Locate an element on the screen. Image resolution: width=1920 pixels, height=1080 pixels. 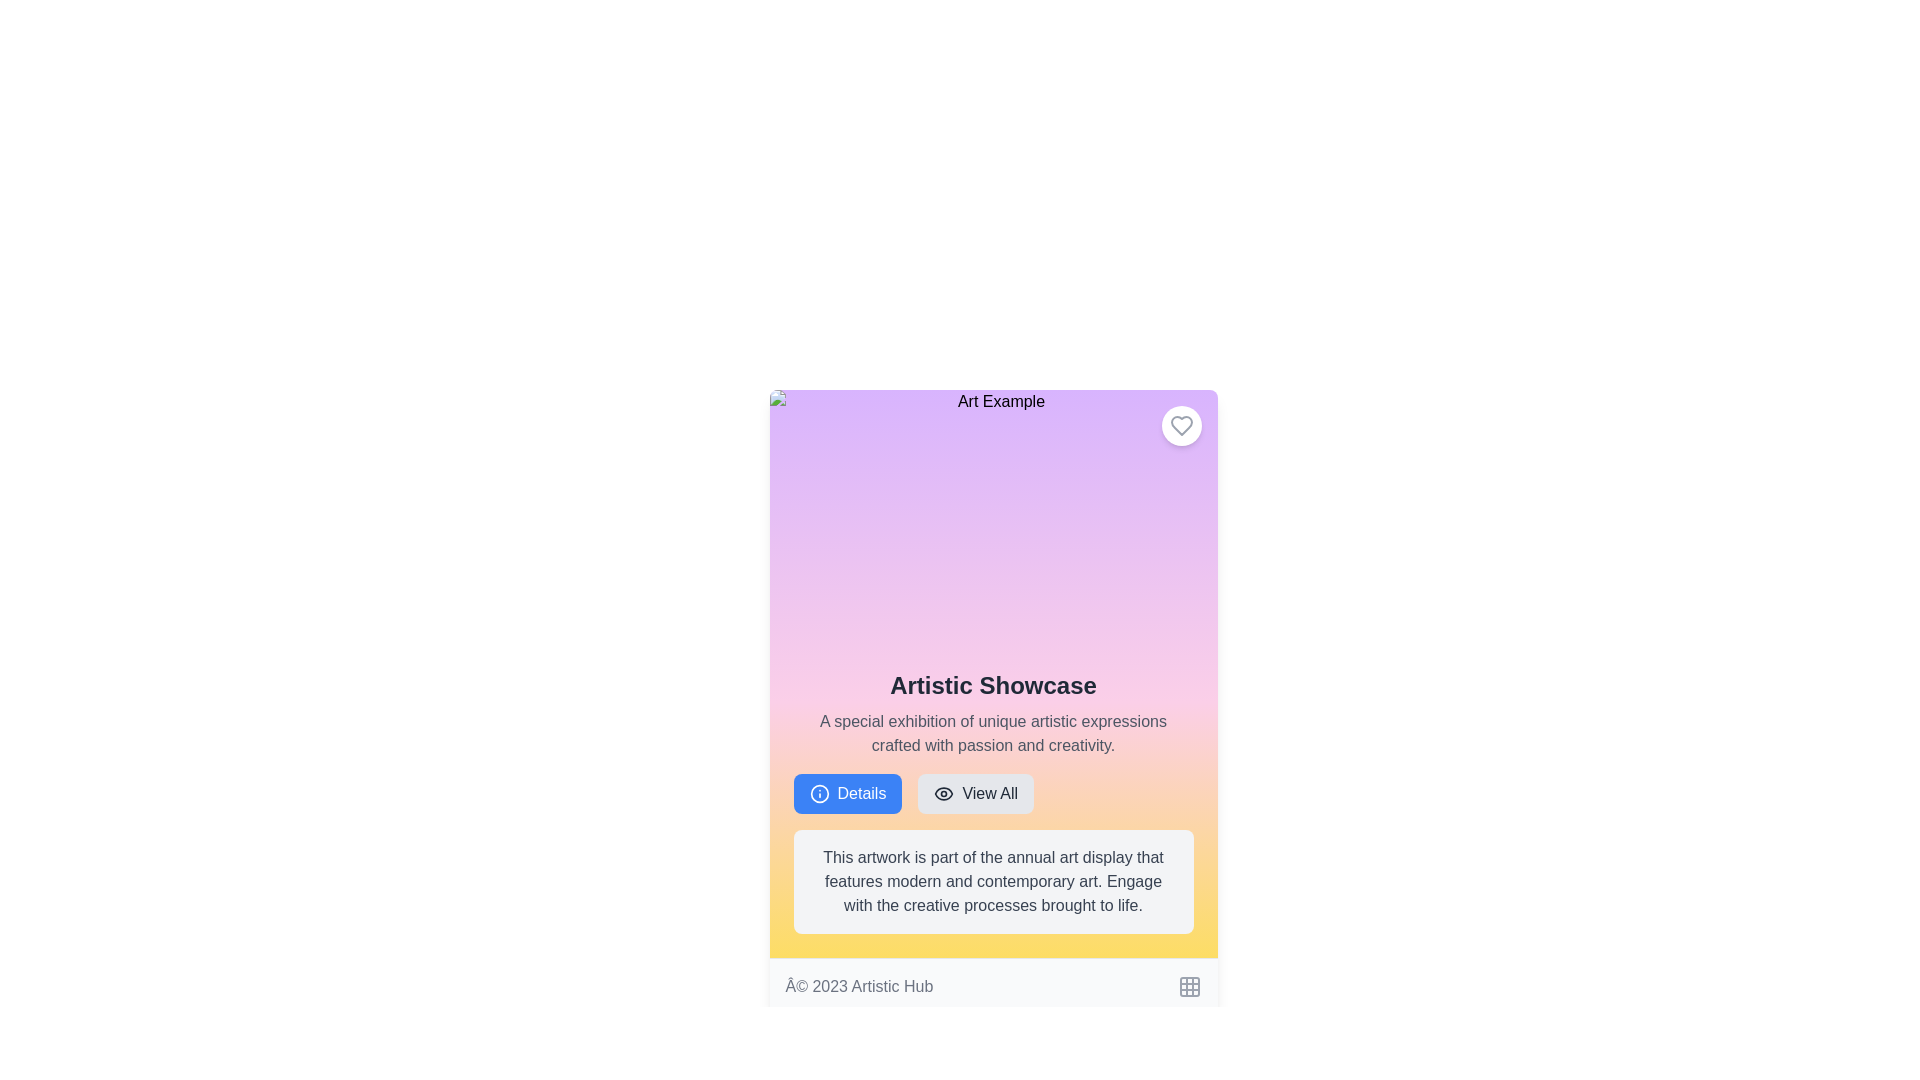
the text label reading 'Â© 2023 Artistic Hub' located at the bottom-left corner of the footer section is located at coordinates (859, 986).